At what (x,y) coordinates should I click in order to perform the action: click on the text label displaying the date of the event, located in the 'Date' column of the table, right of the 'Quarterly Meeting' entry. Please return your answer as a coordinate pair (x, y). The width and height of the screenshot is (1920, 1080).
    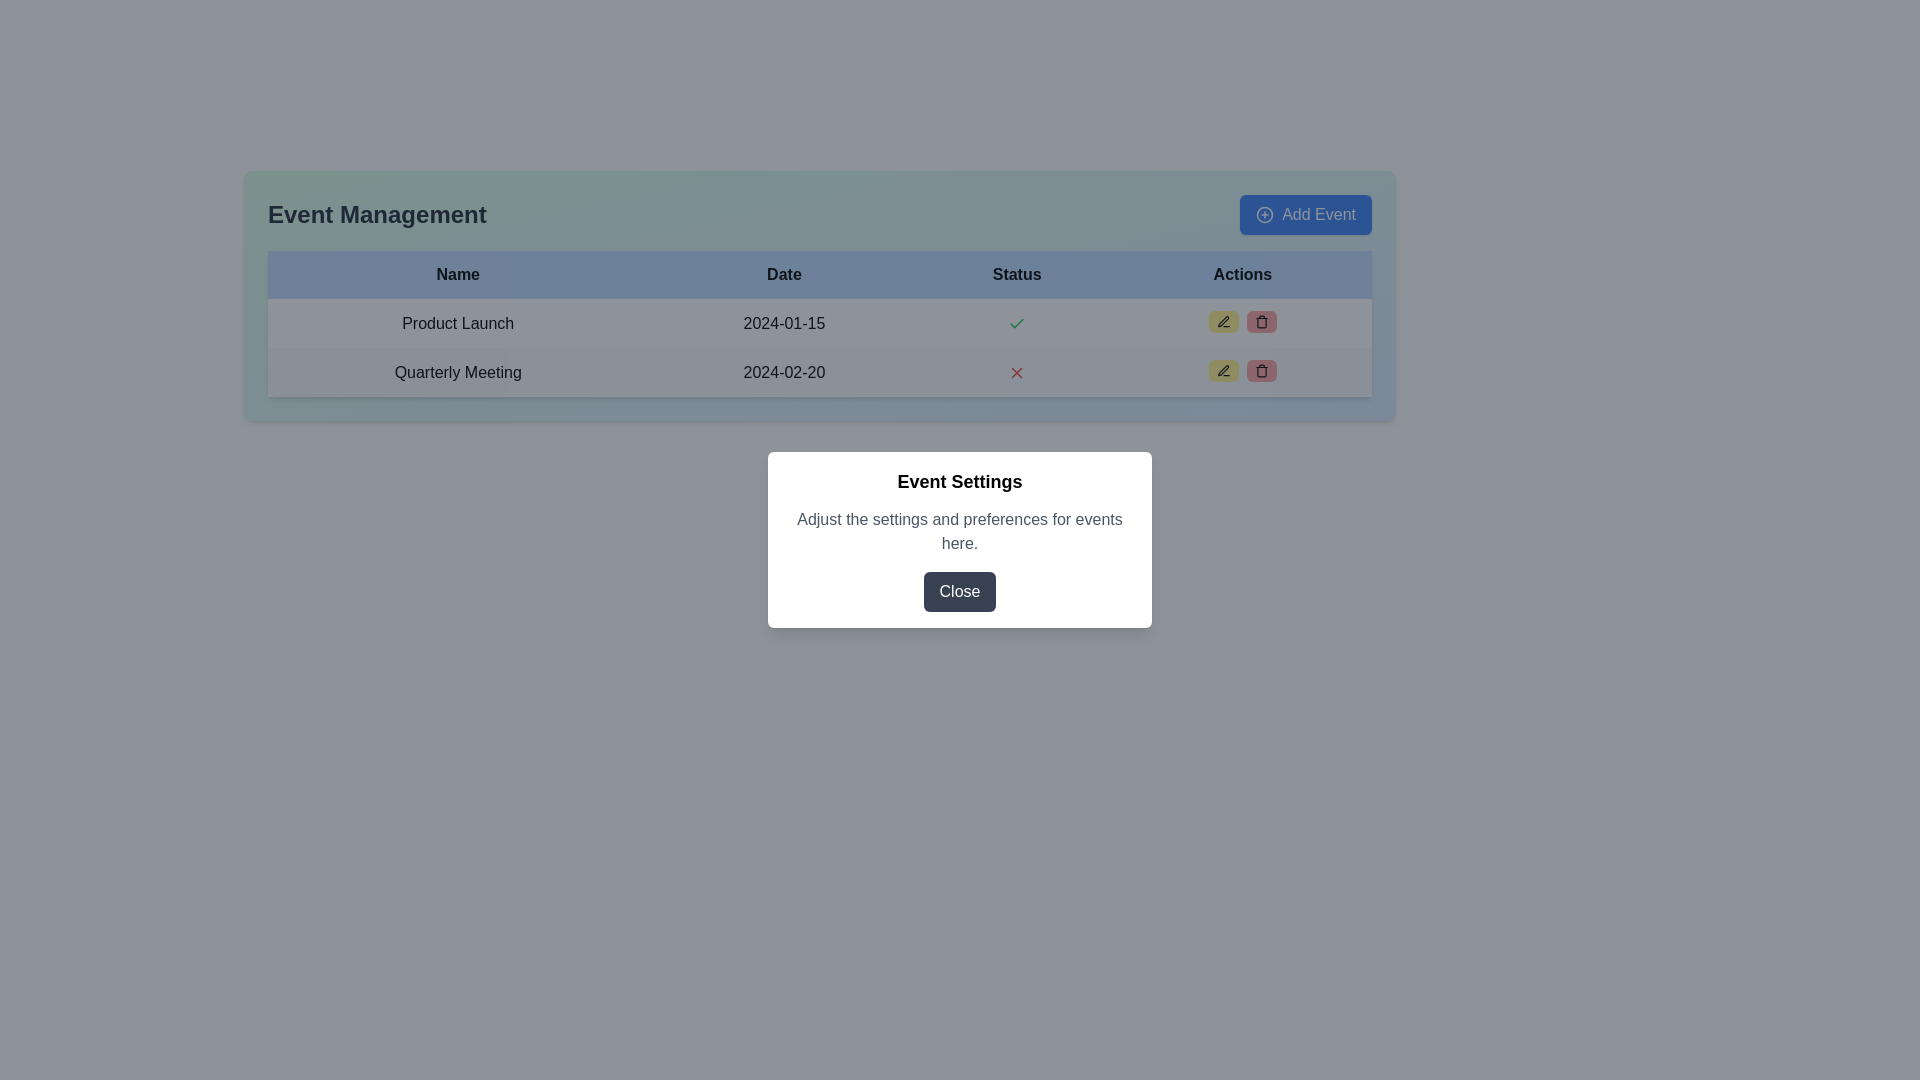
    Looking at the image, I should click on (783, 372).